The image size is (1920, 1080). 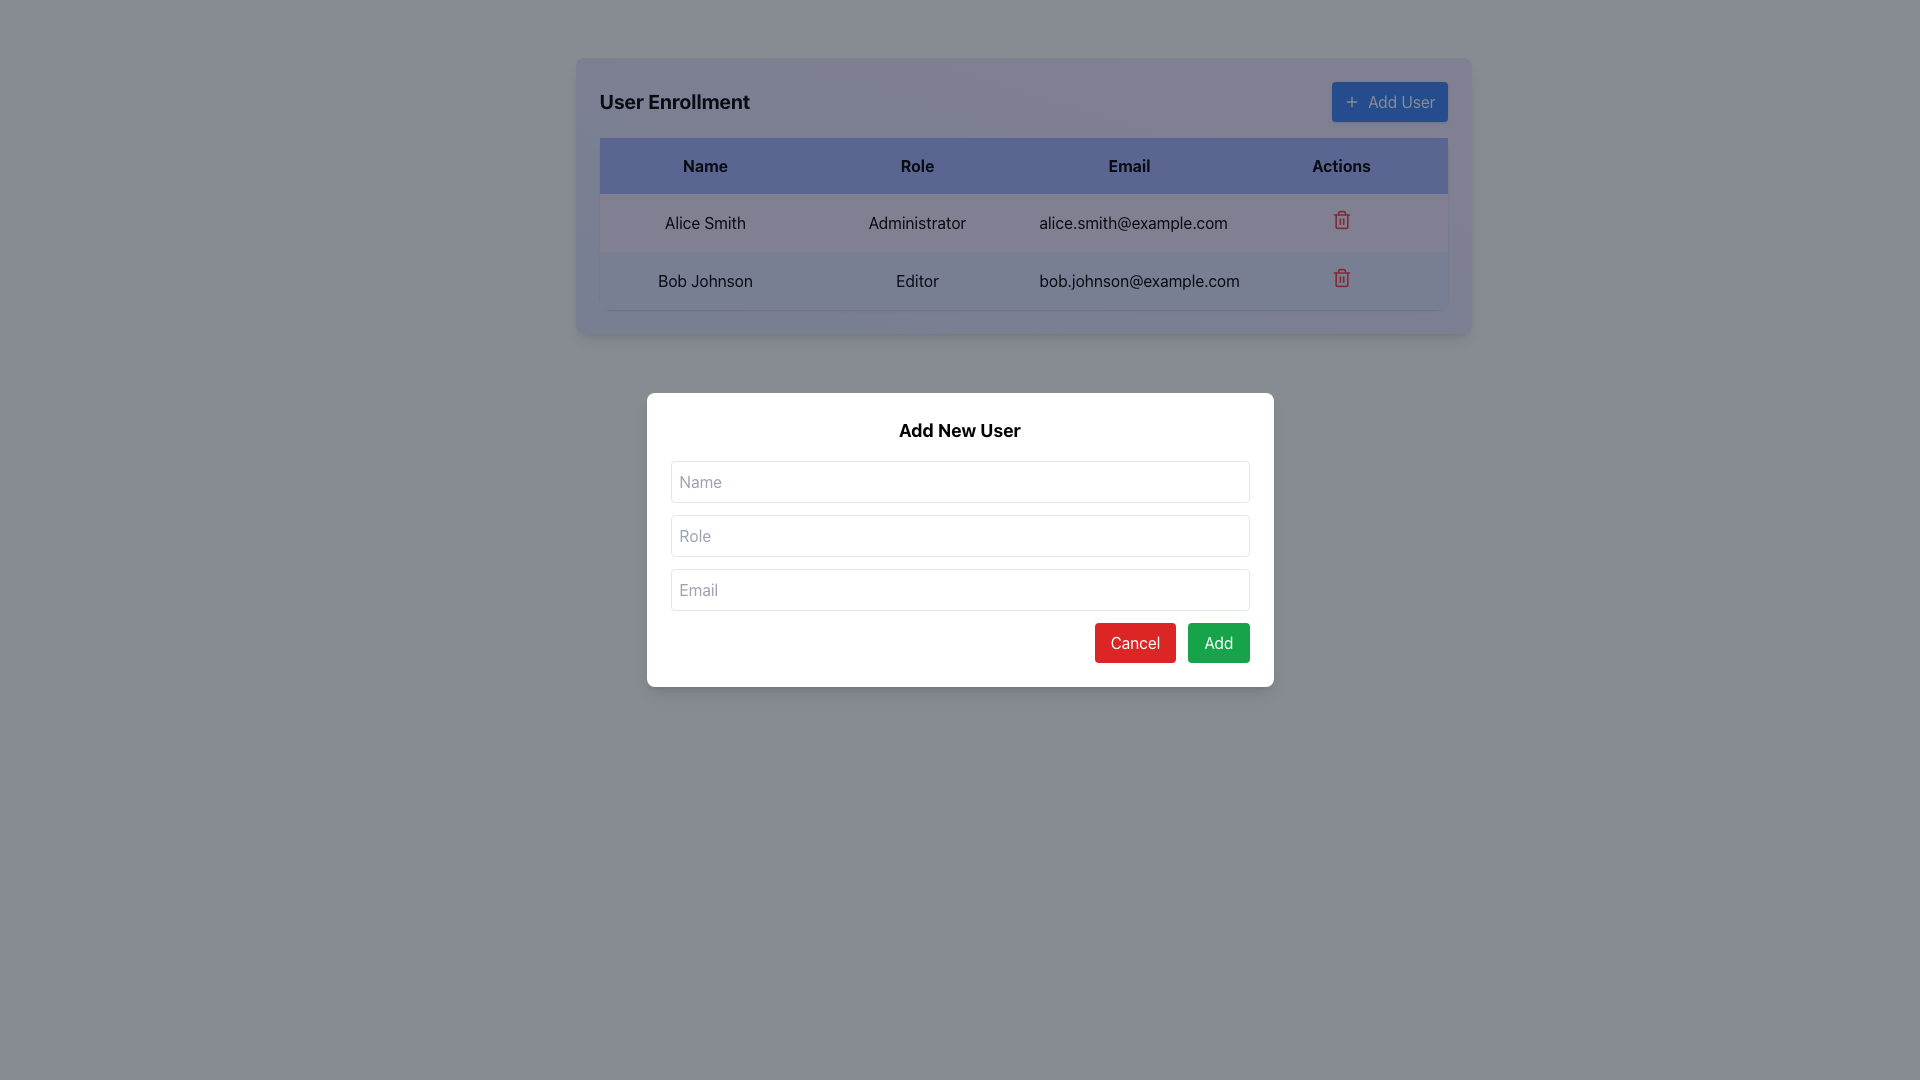 I want to click on the 'Confirm' button in the bottom-right section of the 'Add New User' modal, so click(x=1218, y=643).